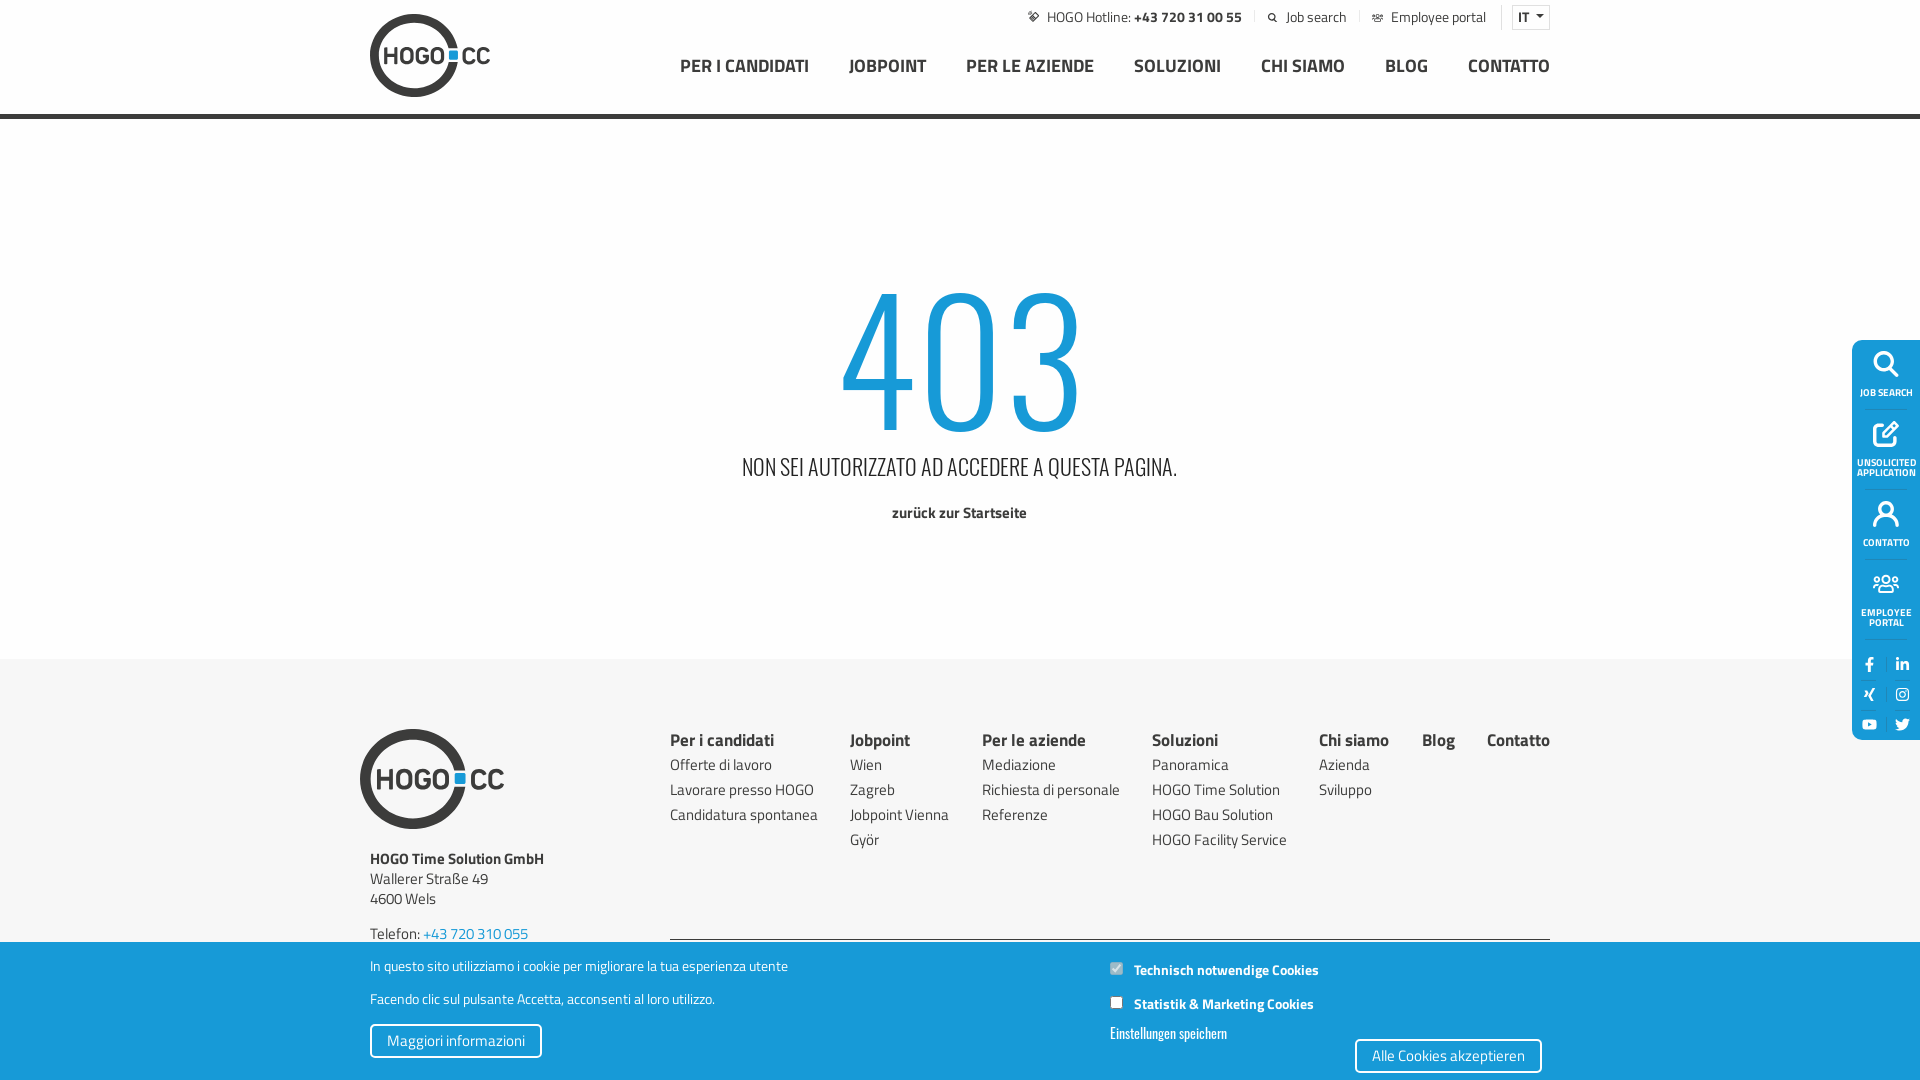 The width and height of the screenshot is (1920, 1080). I want to click on 'Azienda', so click(1353, 764).